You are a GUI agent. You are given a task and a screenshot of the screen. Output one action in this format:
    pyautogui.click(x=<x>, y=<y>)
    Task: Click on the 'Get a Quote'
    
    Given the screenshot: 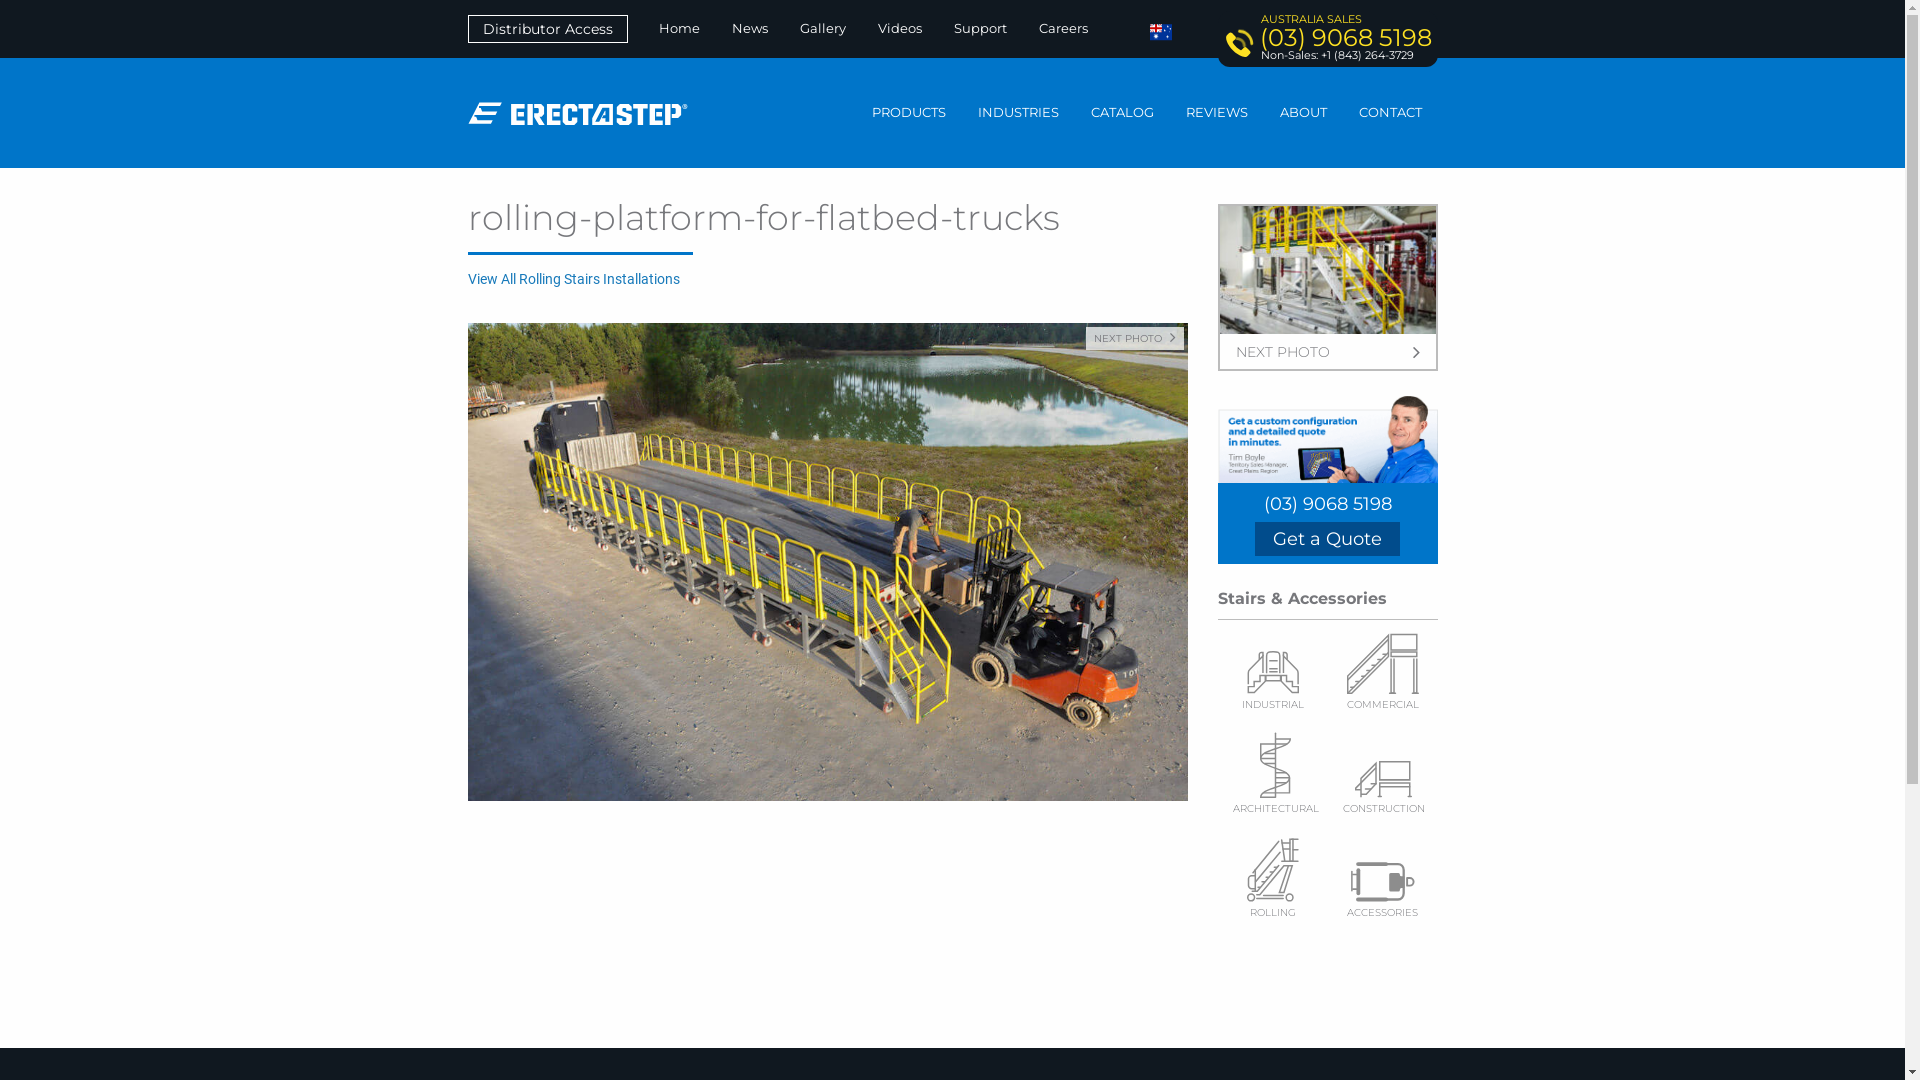 What is the action you would take?
    pyautogui.click(x=1327, y=538)
    